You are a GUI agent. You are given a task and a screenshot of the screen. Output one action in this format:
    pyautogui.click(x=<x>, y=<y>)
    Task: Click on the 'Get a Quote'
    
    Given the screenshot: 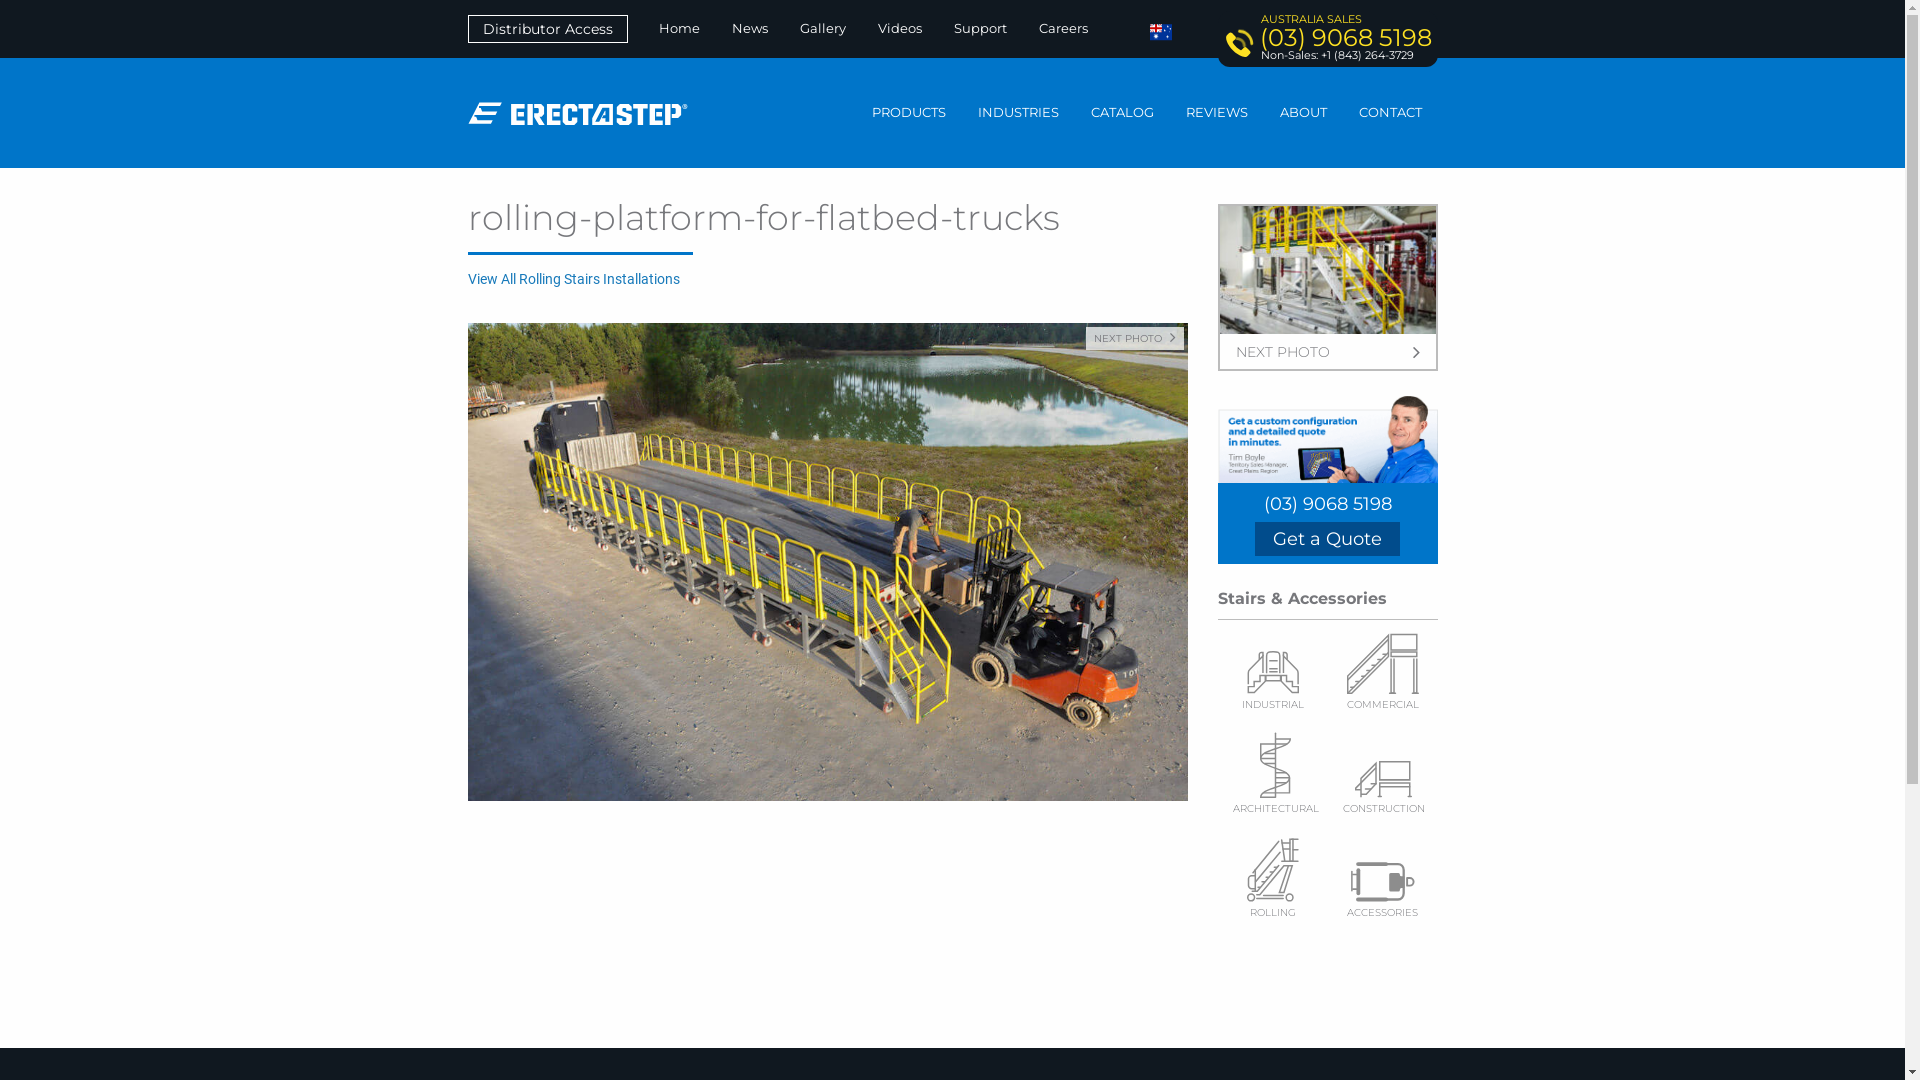 What is the action you would take?
    pyautogui.click(x=1327, y=538)
    